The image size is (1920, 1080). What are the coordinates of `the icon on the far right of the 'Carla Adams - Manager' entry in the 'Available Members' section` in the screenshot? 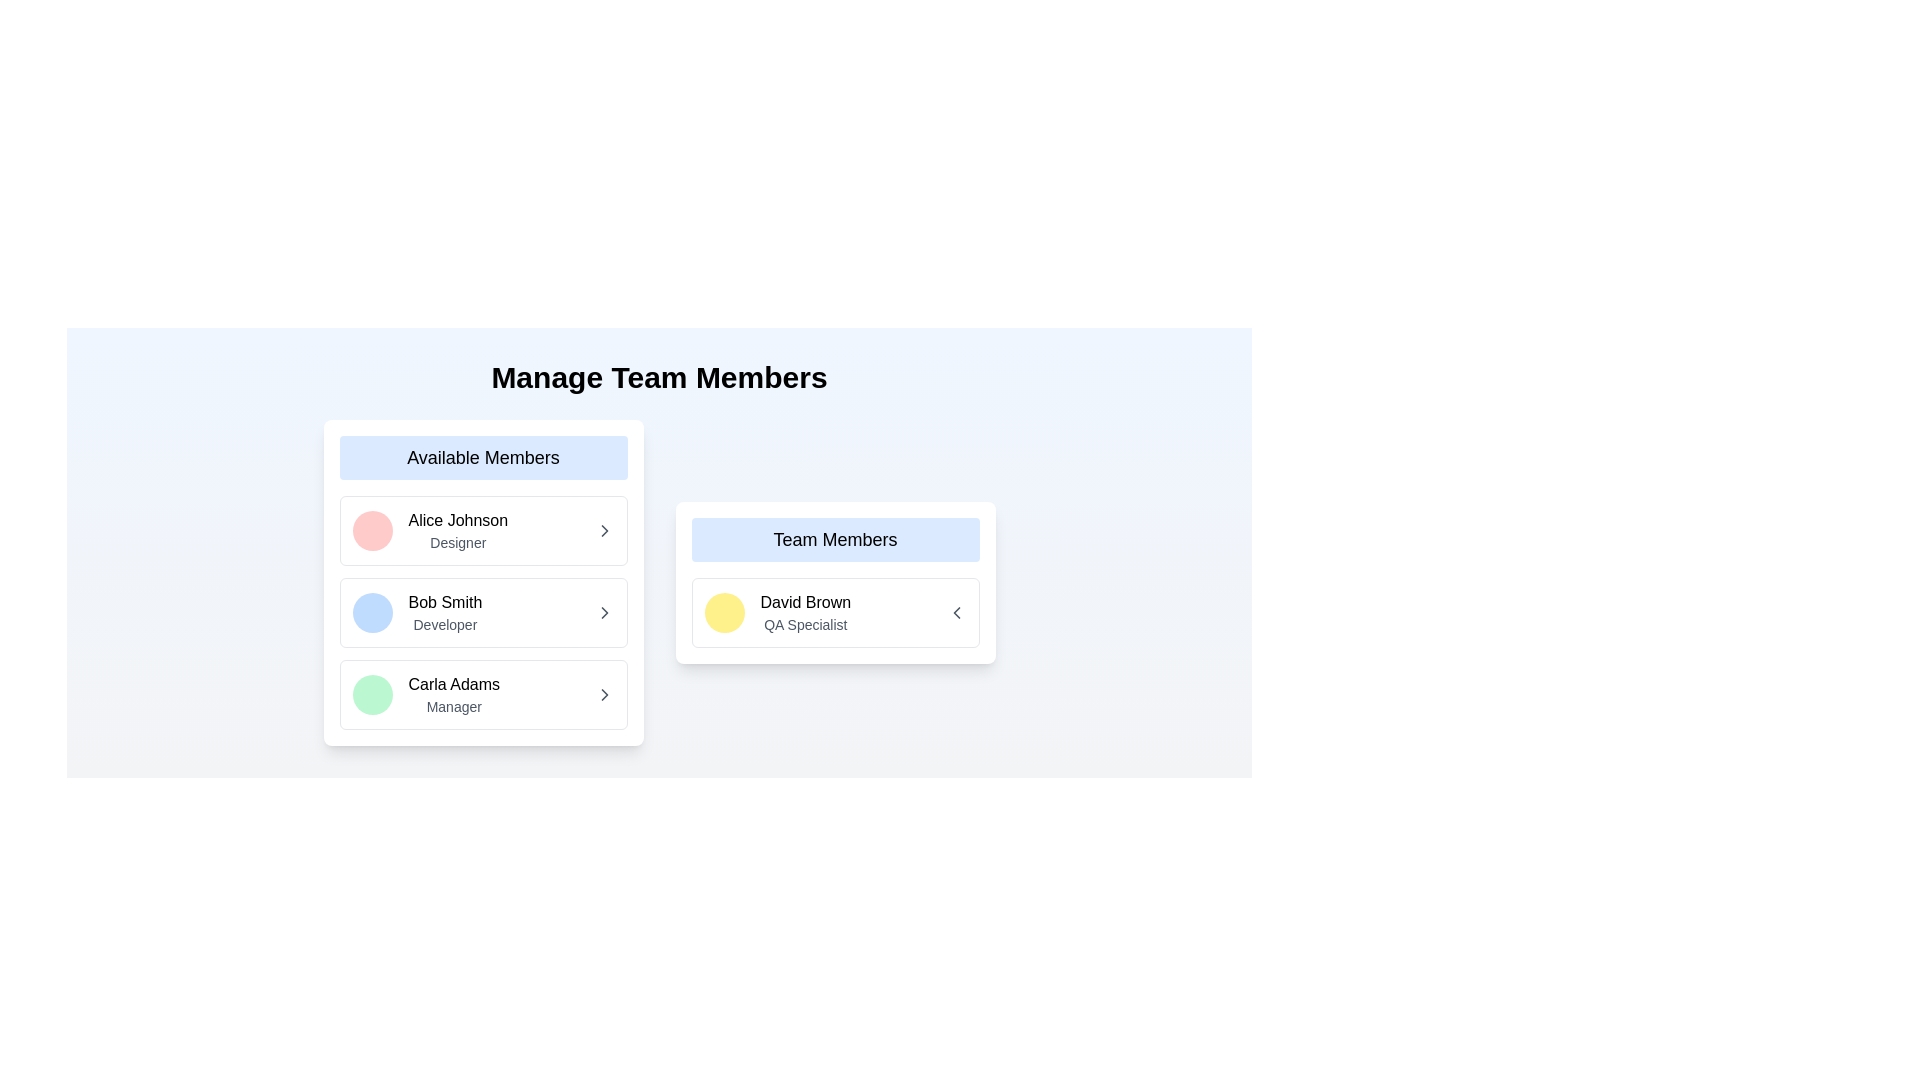 It's located at (603, 693).